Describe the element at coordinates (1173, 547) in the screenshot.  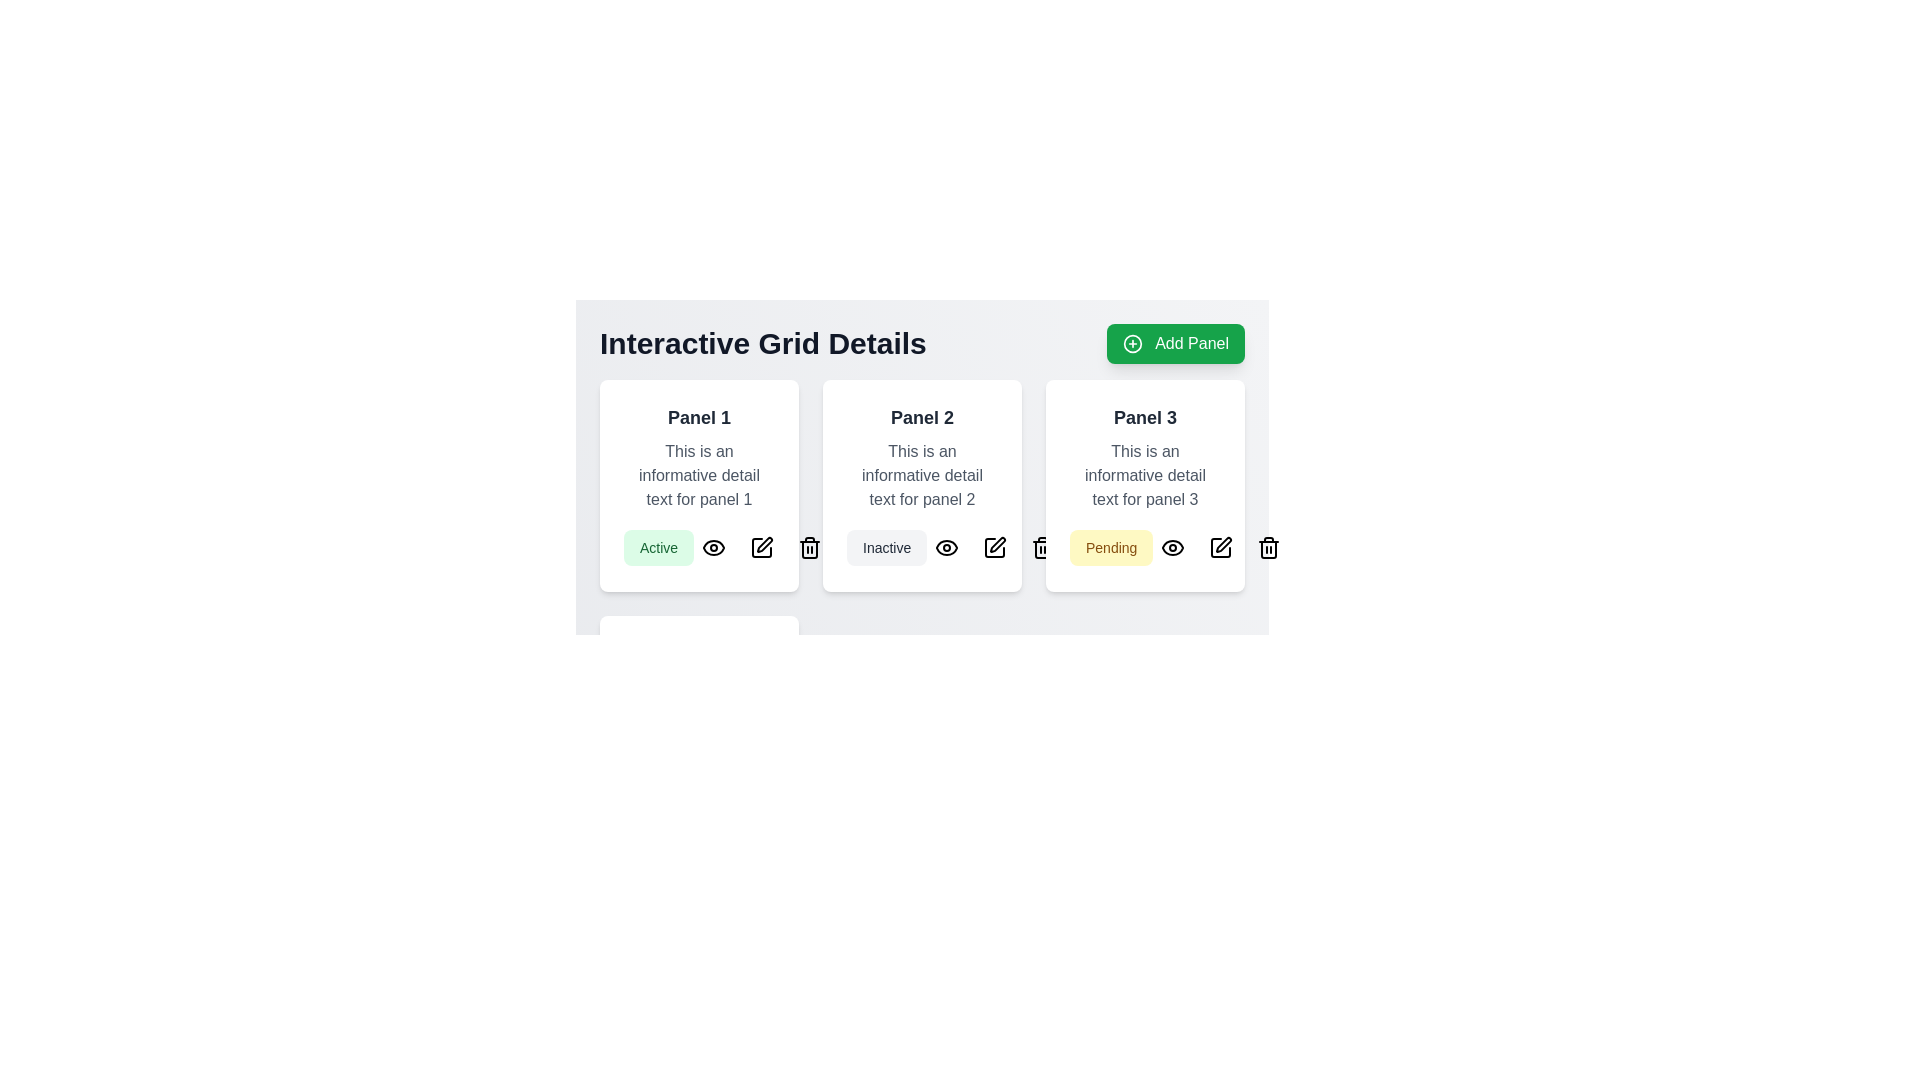
I see `the Icon button located at the bottom of 'Panel 3', which is the second icon from the left` at that location.